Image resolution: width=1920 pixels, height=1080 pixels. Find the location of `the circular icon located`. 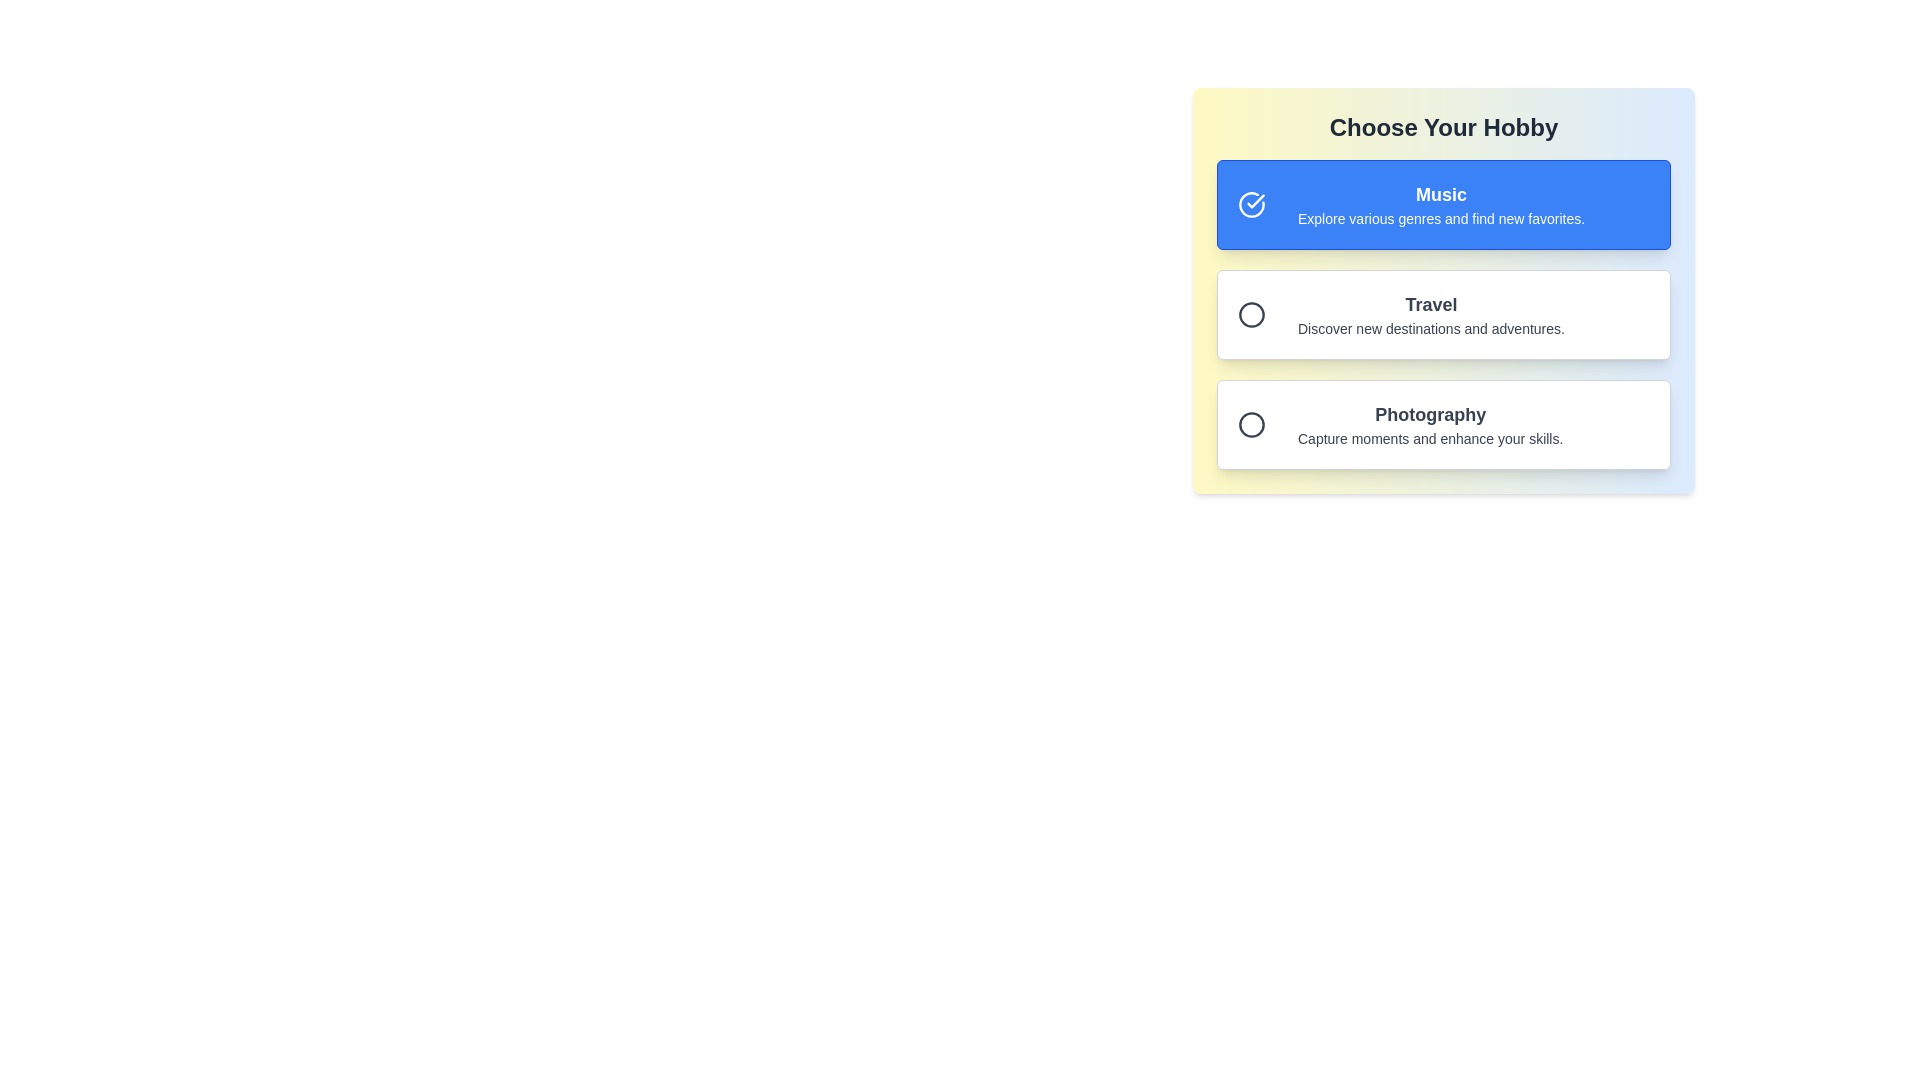

the circular icon located is located at coordinates (1251, 423).